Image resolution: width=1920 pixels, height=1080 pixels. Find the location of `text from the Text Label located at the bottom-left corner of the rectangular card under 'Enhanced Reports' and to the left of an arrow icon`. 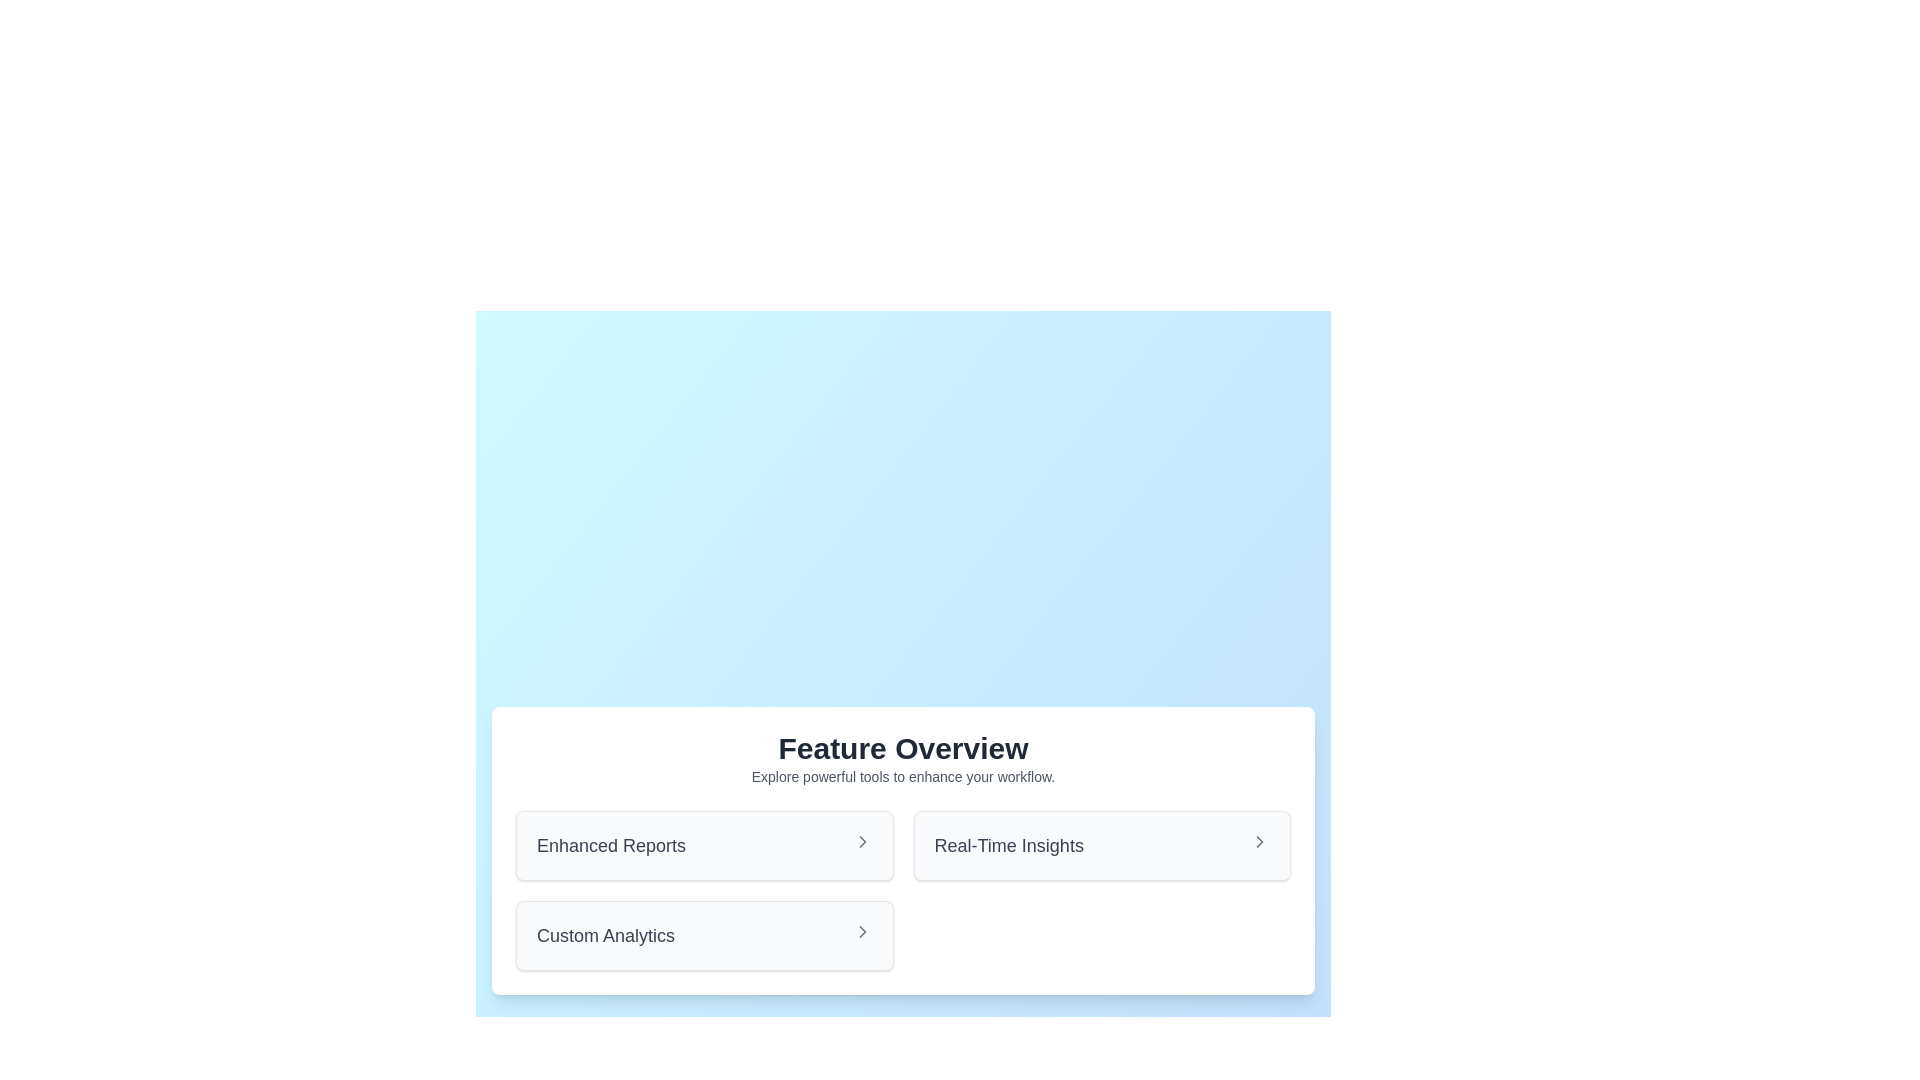

text from the Text Label located at the bottom-left corner of the rectangular card under 'Enhanced Reports' and to the left of an arrow icon is located at coordinates (604, 936).